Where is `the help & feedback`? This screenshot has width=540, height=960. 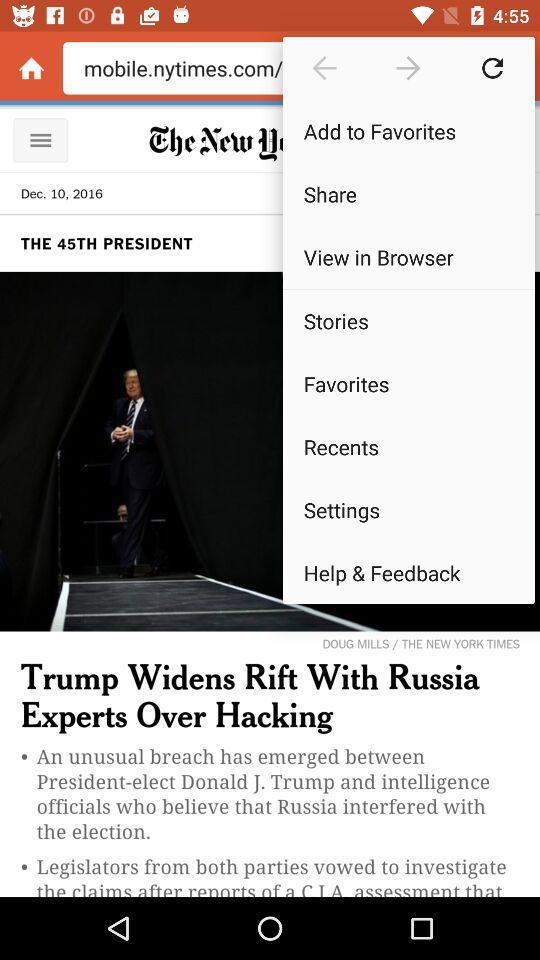 the help & feedback is located at coordinates (407, 572).